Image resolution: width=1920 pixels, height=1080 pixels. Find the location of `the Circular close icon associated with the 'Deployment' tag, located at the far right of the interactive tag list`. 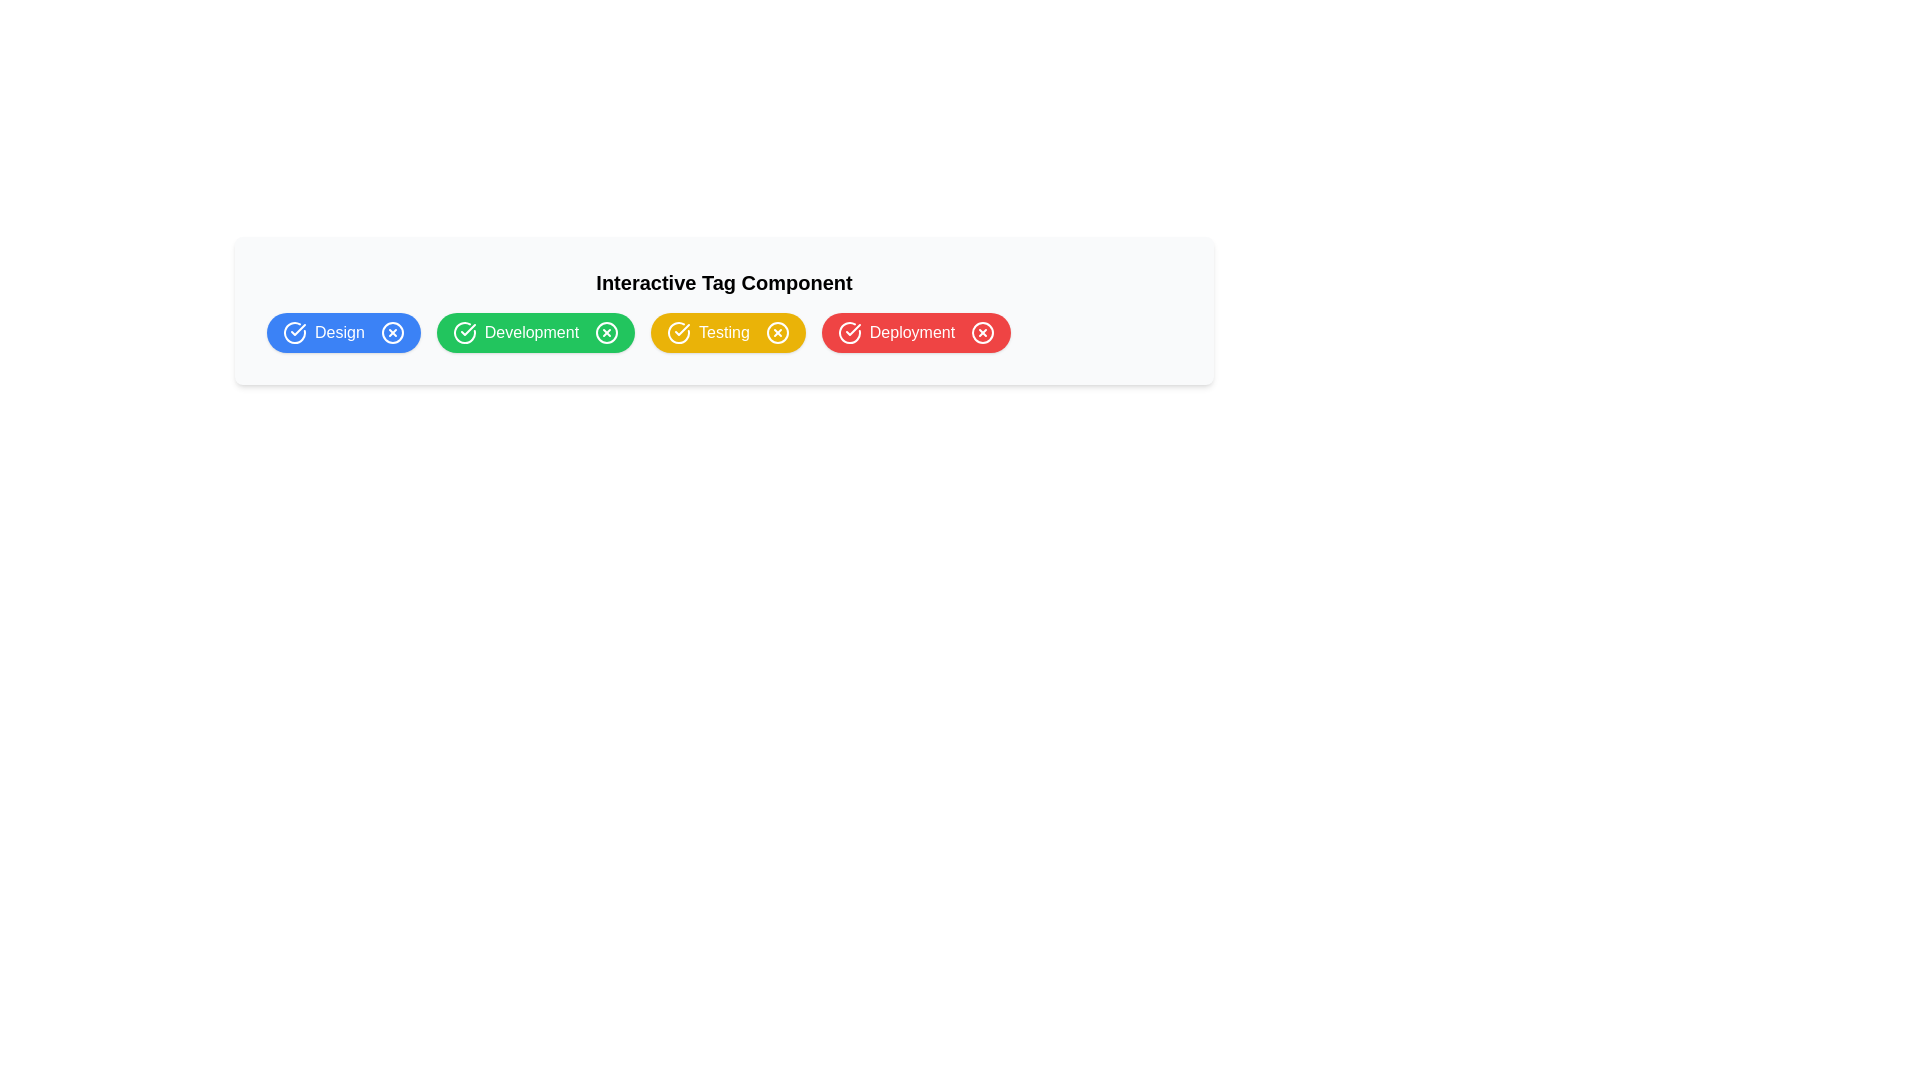

the Circular close icon associated with the 'Deployment' tag, located at the far right of the interactive tag list is located at coordinates (983, 331).